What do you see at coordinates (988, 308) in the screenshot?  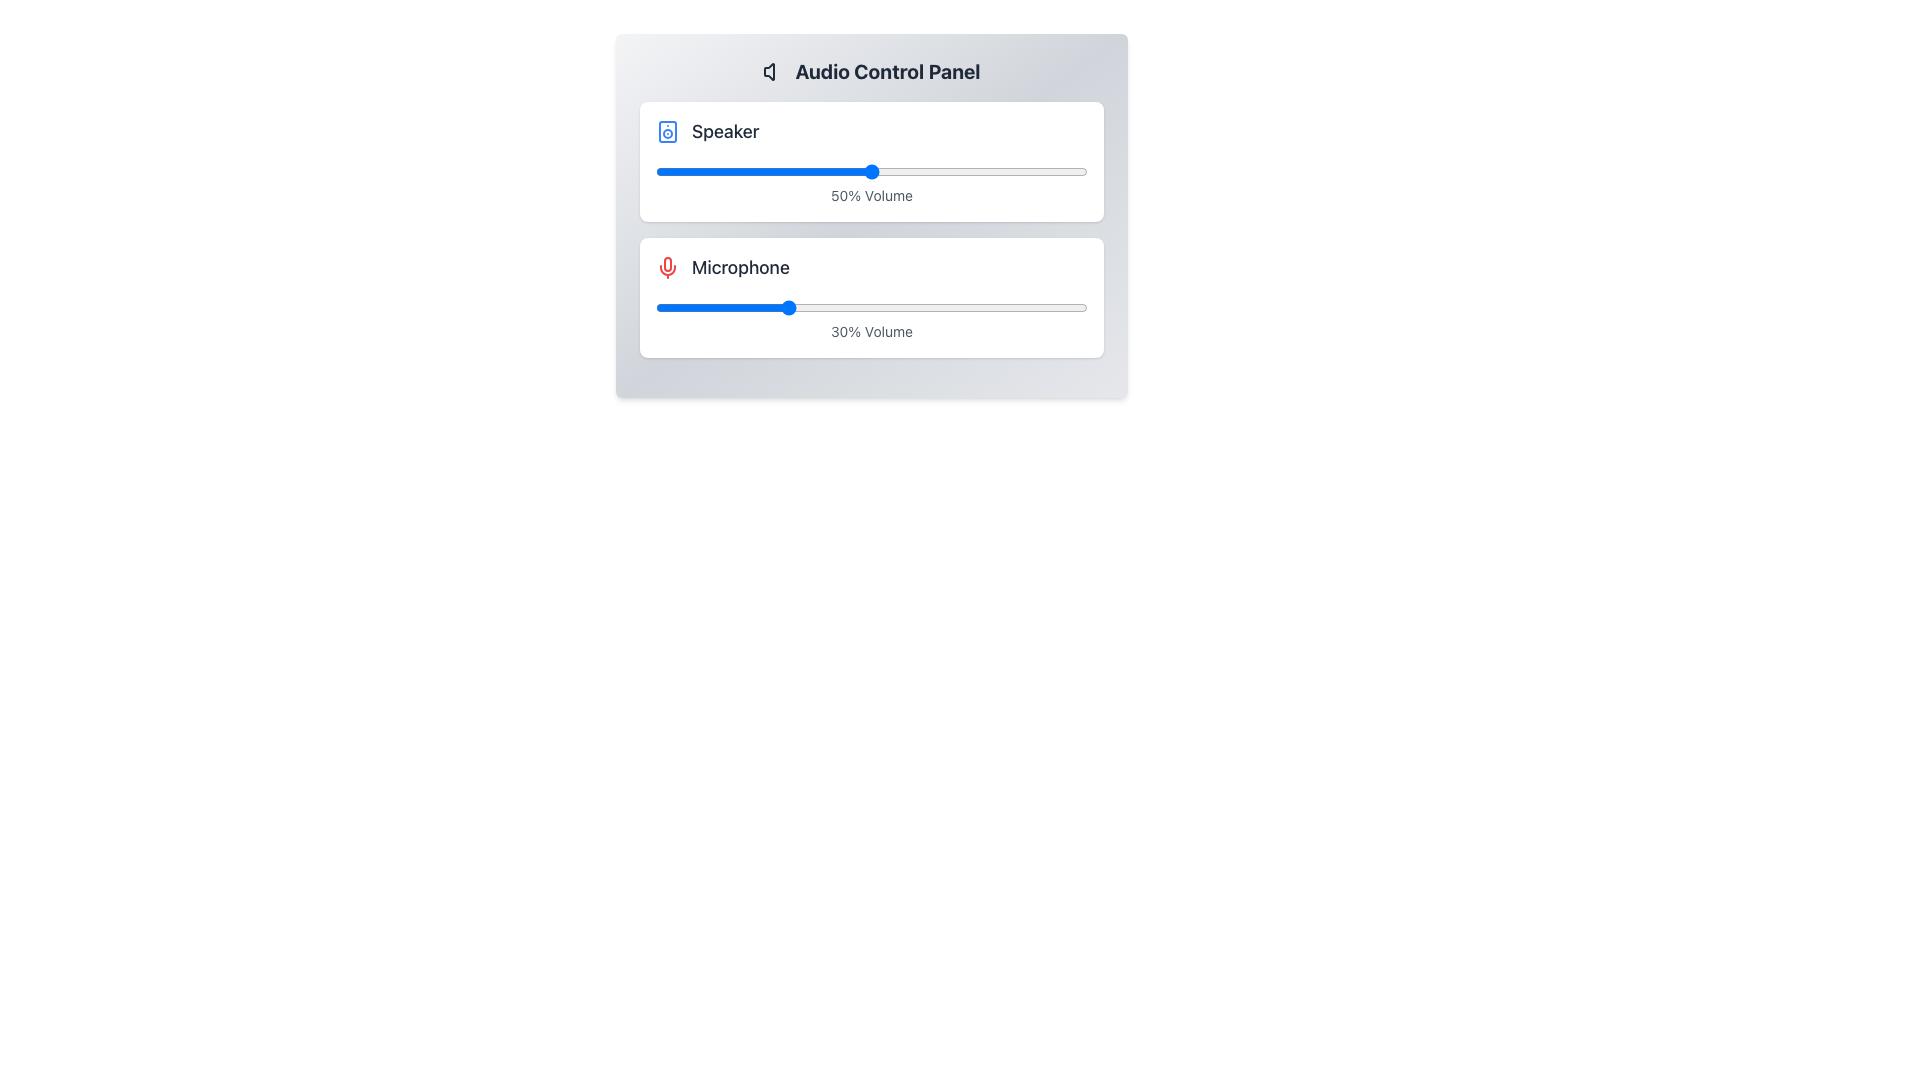 I see `the microphone volume` at bounding box center [988, 308].